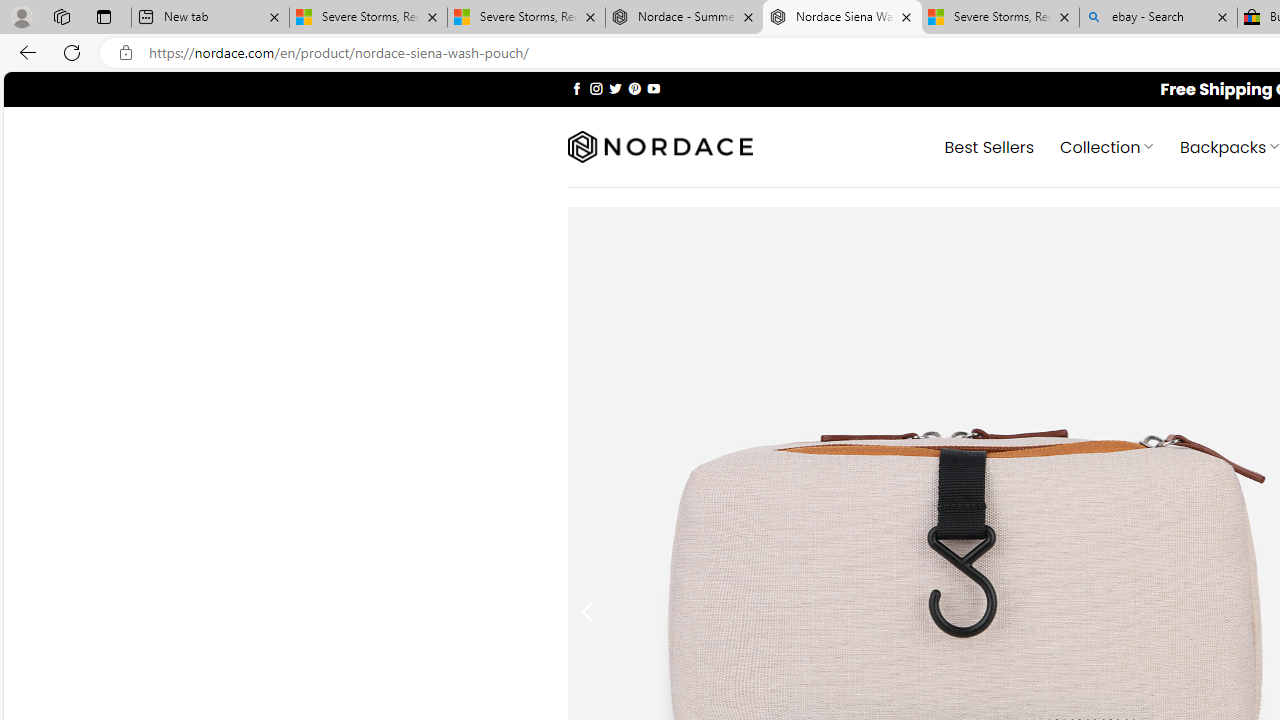 The image size is (1280, 720). Describe the element at coordinates (659, 146) in the screenshot. I see `'Nordace'` at that location.